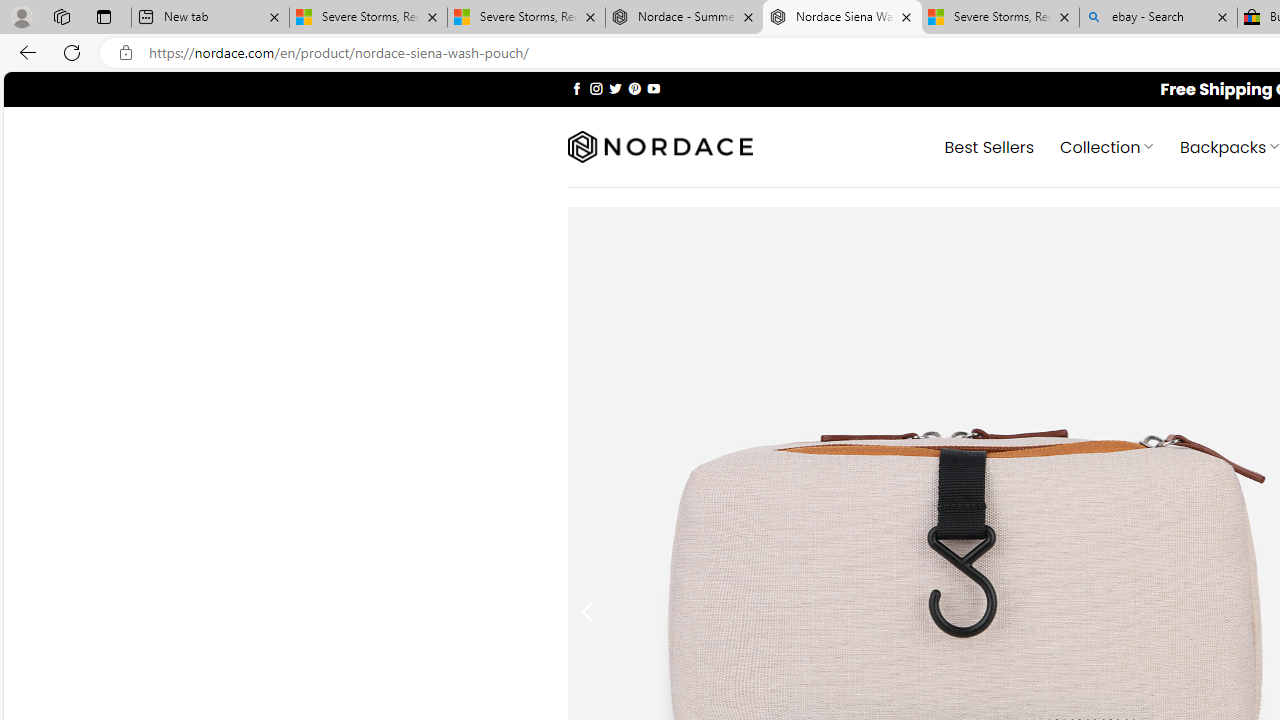 The image size is (1280, 720). Describe the element at coordinates (659, 146) in the screenshot. I see `'Nordace'` at that location.